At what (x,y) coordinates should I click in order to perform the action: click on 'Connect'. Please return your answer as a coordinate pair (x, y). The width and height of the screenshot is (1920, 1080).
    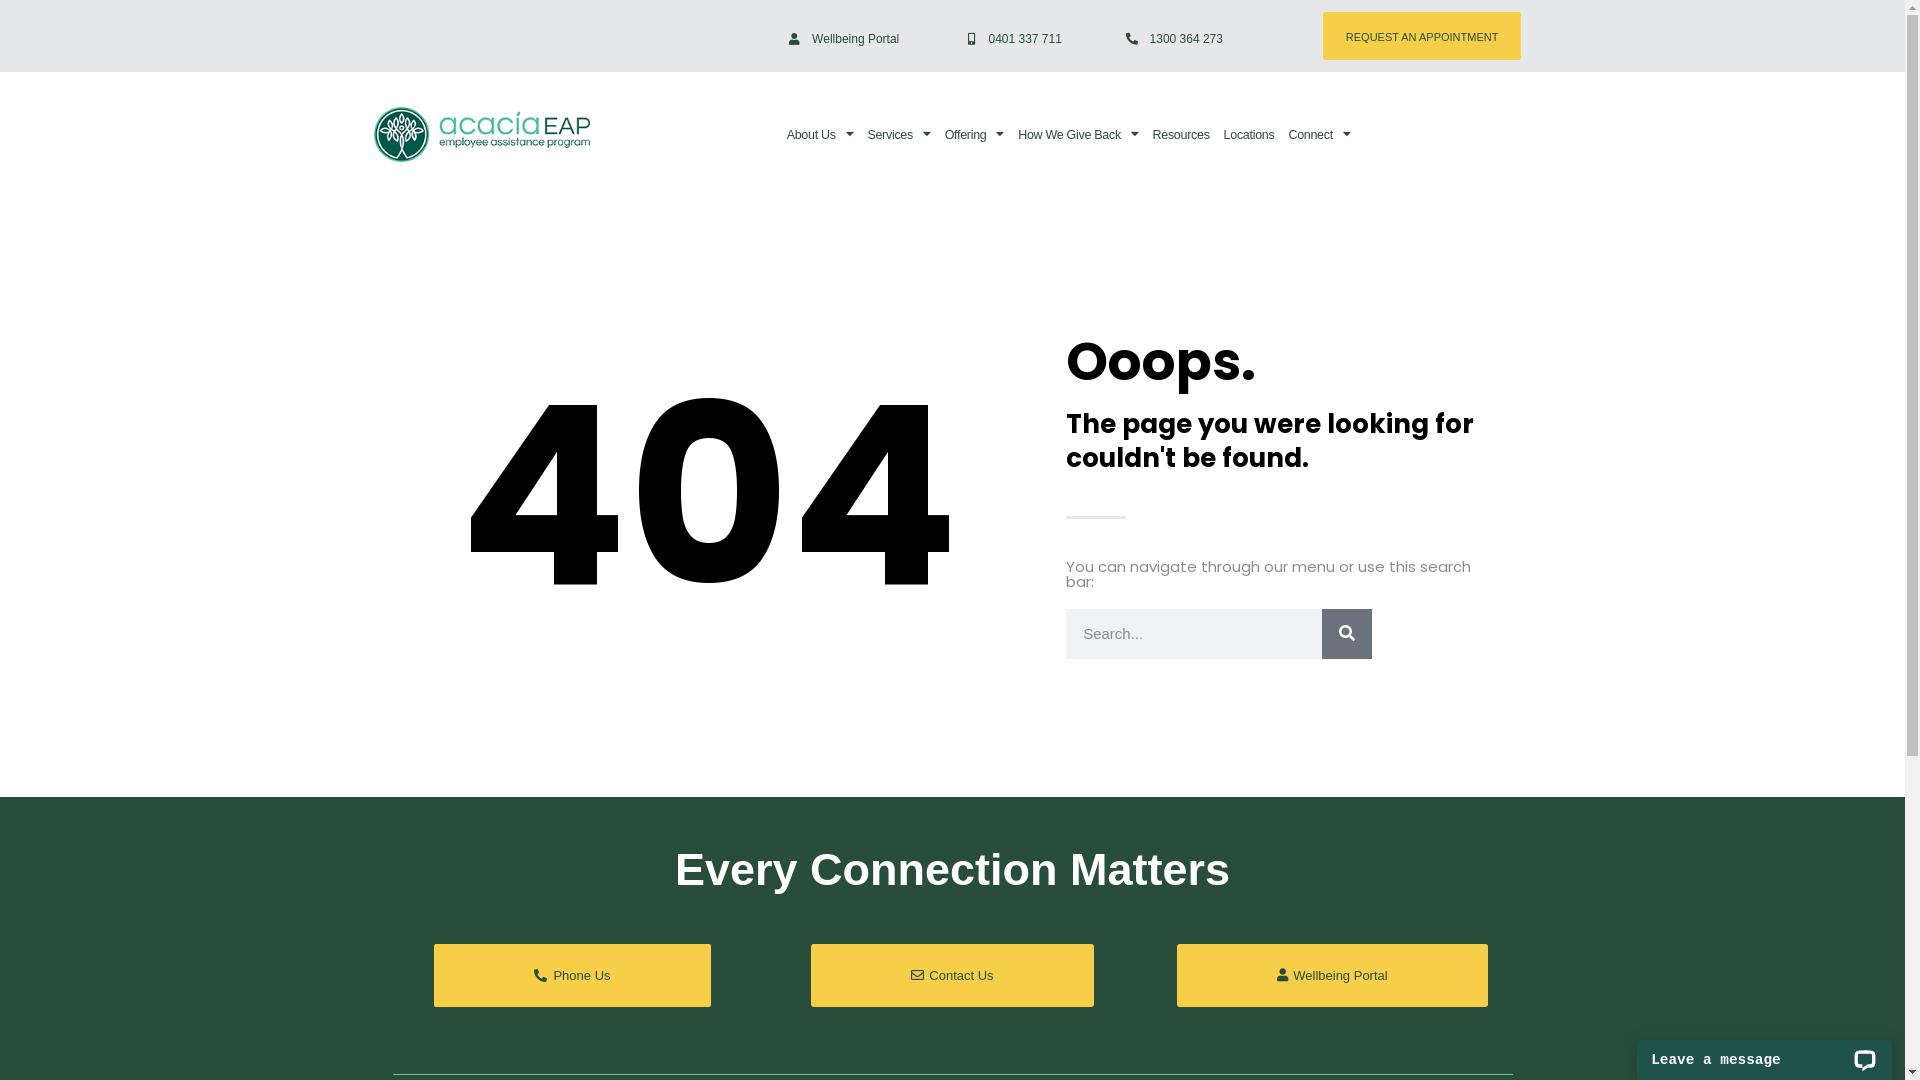
    Looking at the image, I should click on (1319, 135).